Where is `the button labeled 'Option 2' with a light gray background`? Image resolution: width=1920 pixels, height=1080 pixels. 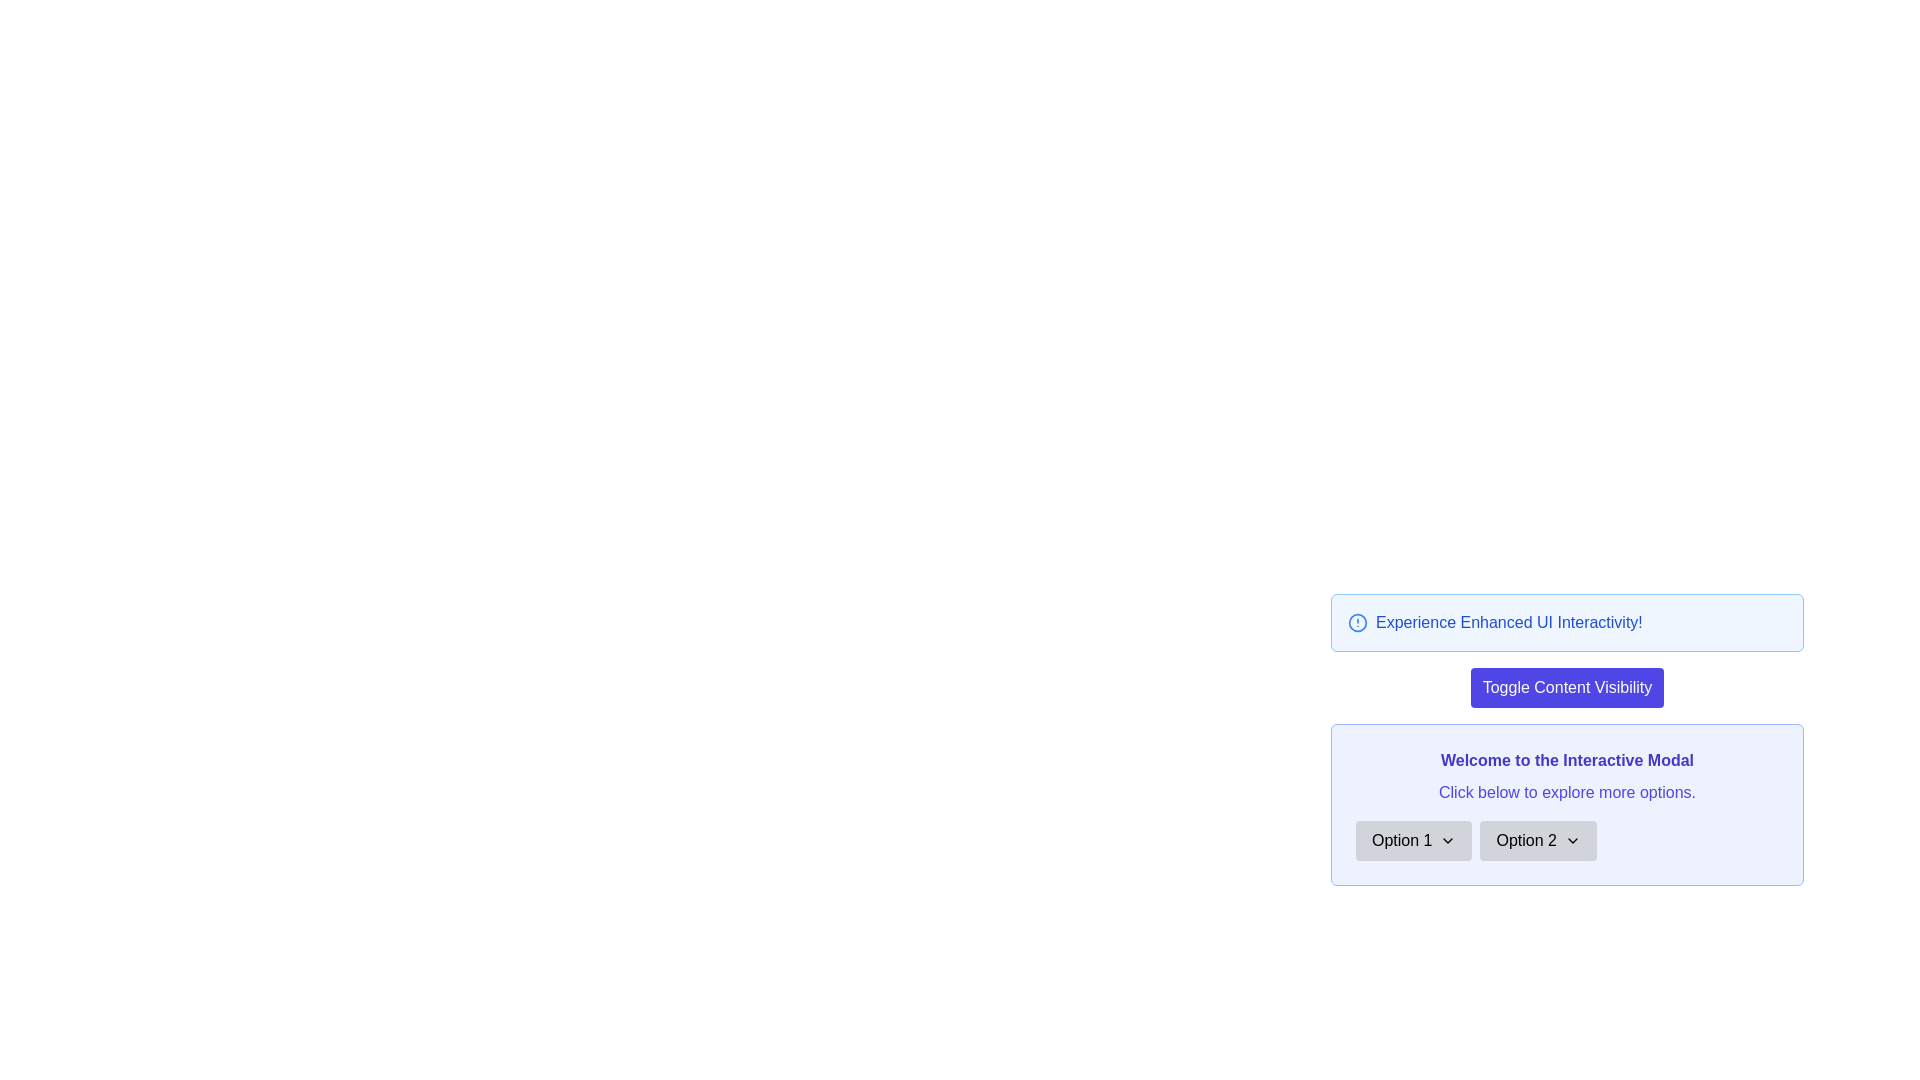
the button labeled 'Option 2' with a light gray background is located at coordinates (1537, 840).